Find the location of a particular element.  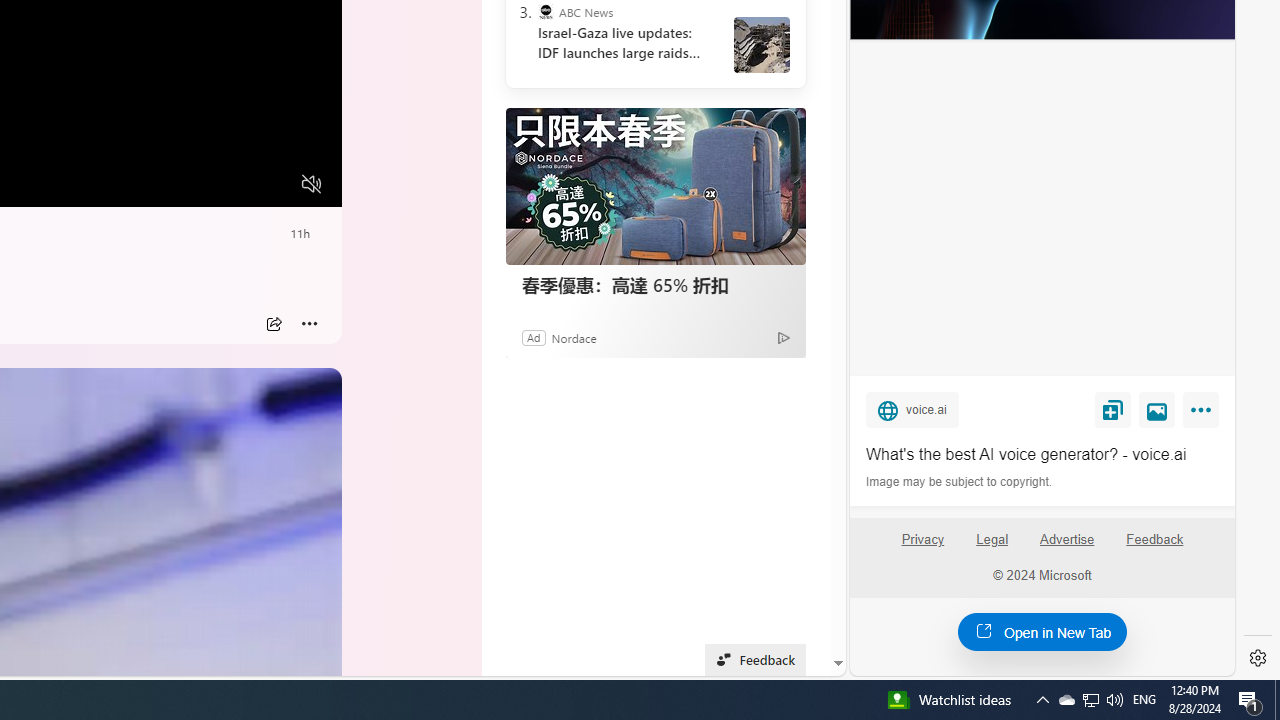

'Legal' is located at coordinates (992, 538).